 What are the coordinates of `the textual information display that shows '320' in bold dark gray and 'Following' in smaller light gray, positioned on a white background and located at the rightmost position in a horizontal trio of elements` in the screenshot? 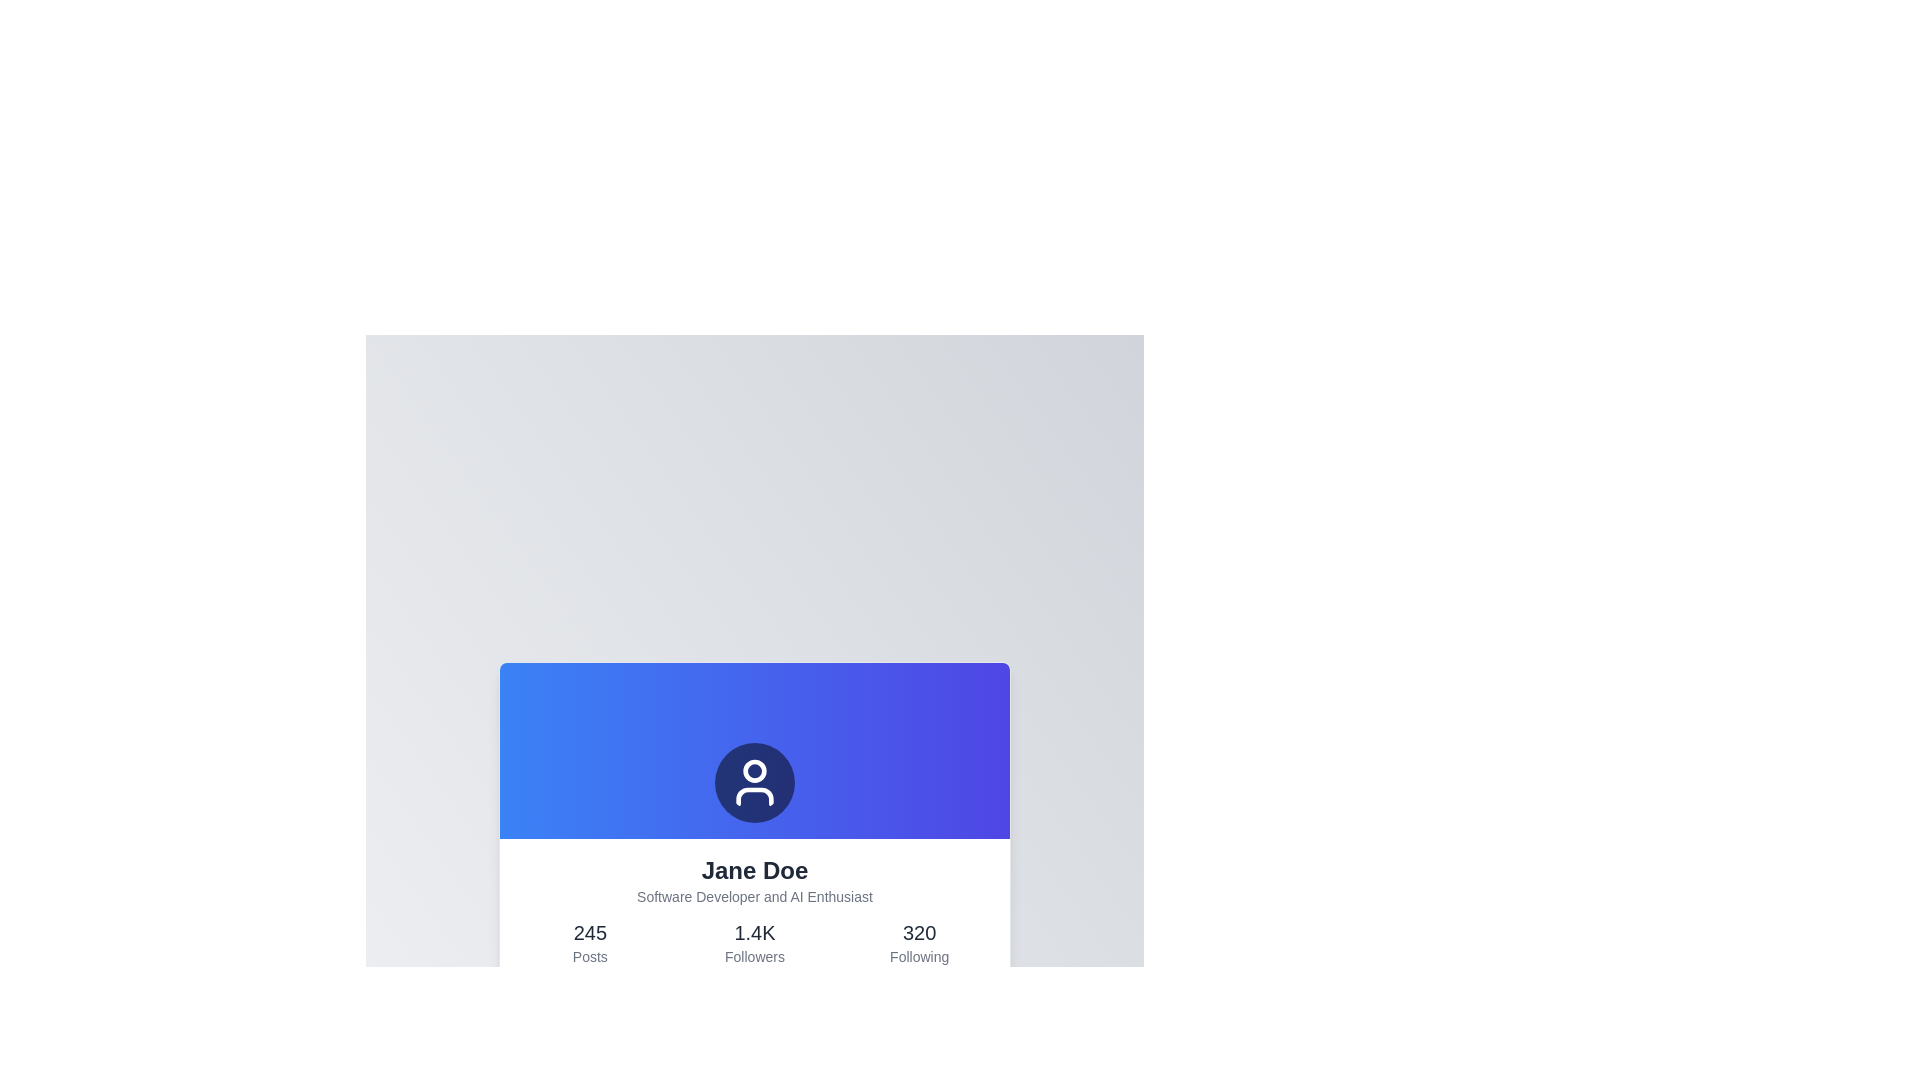 It's located at (918, 942).